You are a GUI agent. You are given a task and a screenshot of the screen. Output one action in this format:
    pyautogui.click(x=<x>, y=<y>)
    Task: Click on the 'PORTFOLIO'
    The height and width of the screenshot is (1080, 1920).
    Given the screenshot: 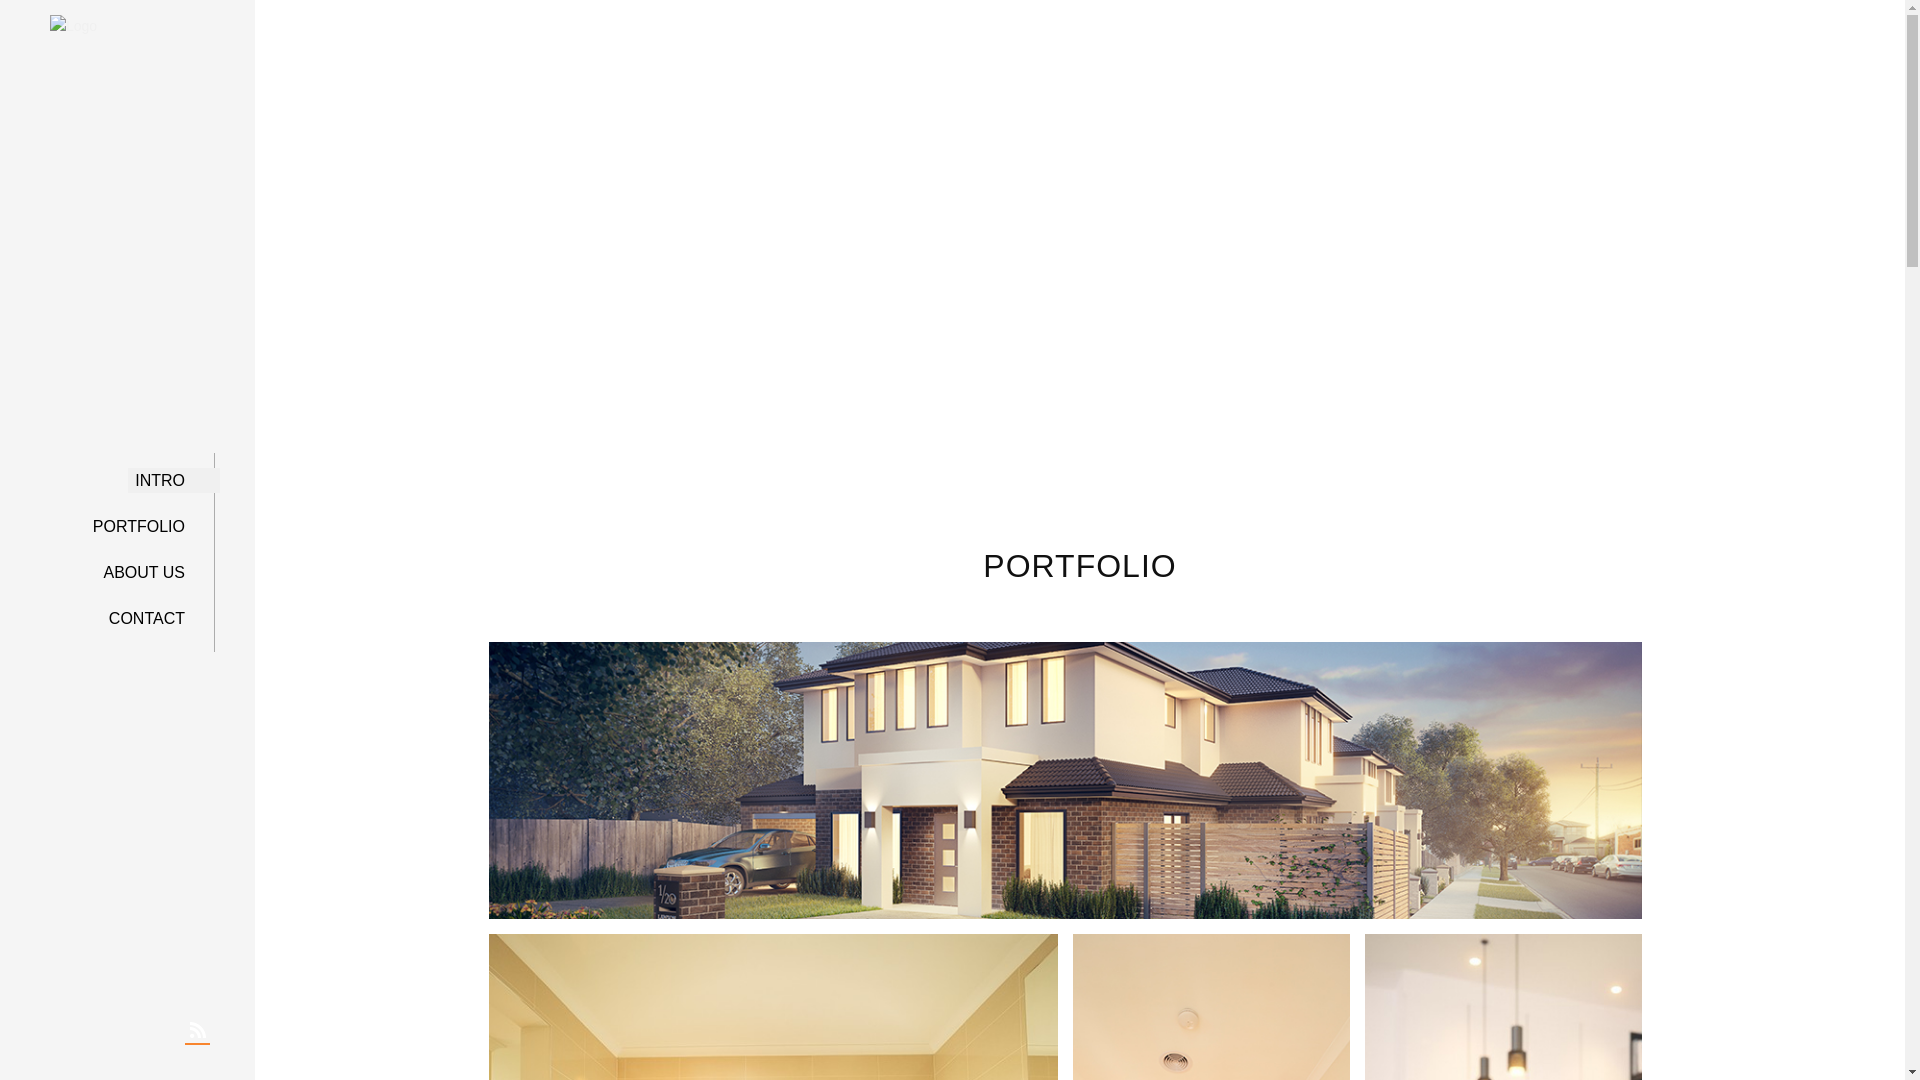 What is the action you would take?
    pyautogui.click(x=147, y=526)
    